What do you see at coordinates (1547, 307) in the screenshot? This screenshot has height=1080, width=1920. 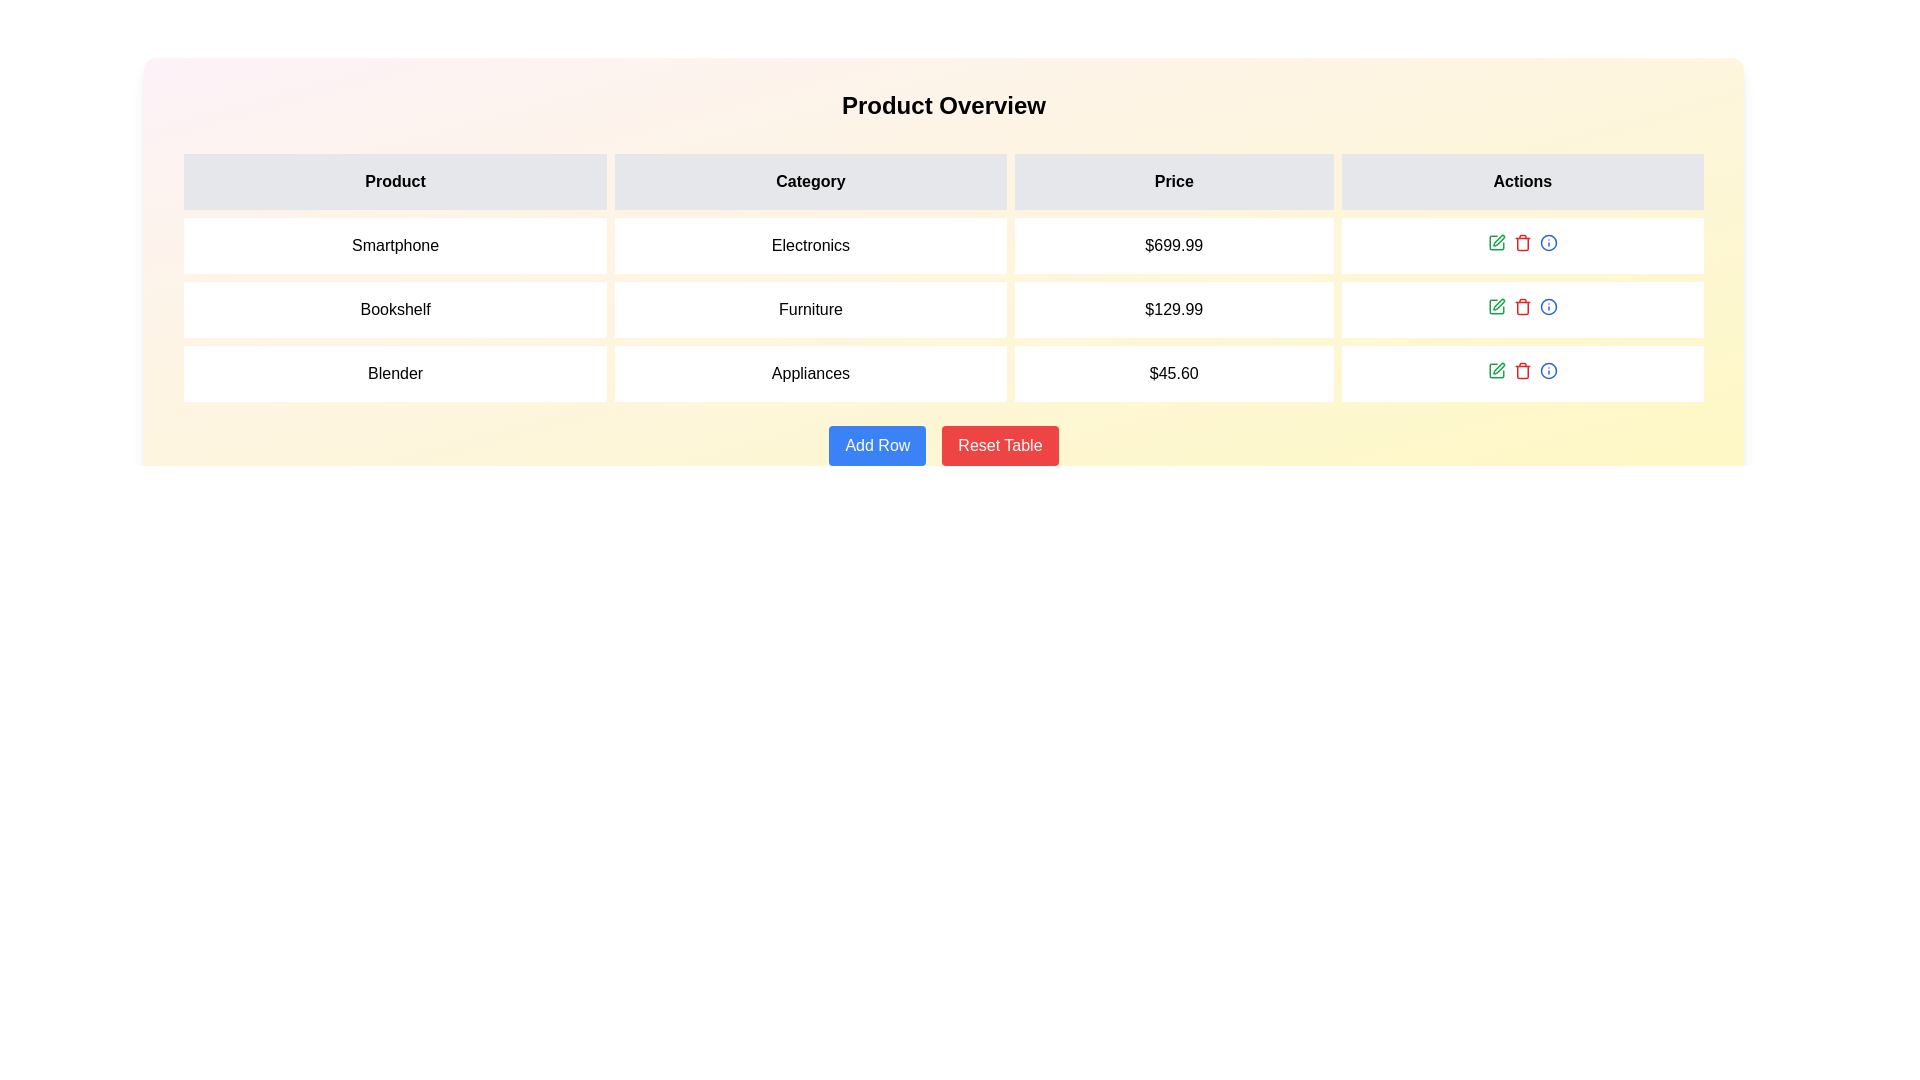 I see `the Icon Button in the Actions column of the third row associated with the 'Blender' row` at bounding box center [1547, 307].